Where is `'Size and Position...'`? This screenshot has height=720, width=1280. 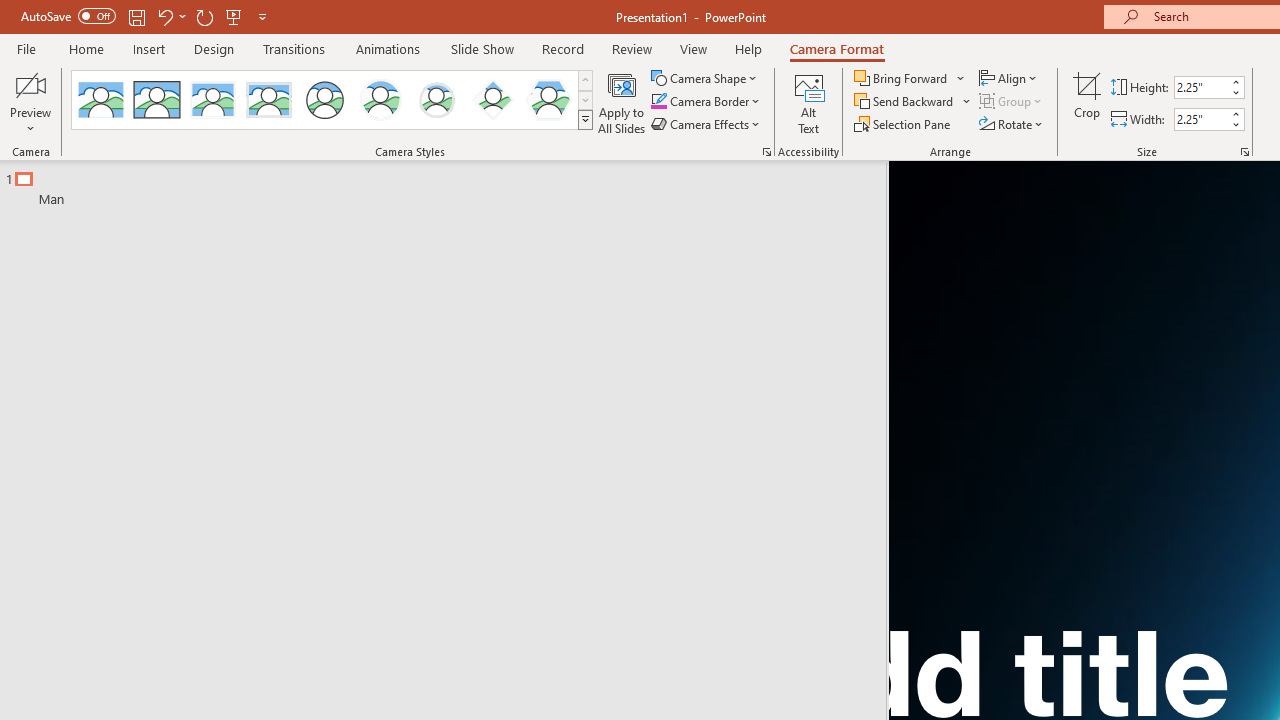
'Size and Position...' is located at coordinates (1243, 150).